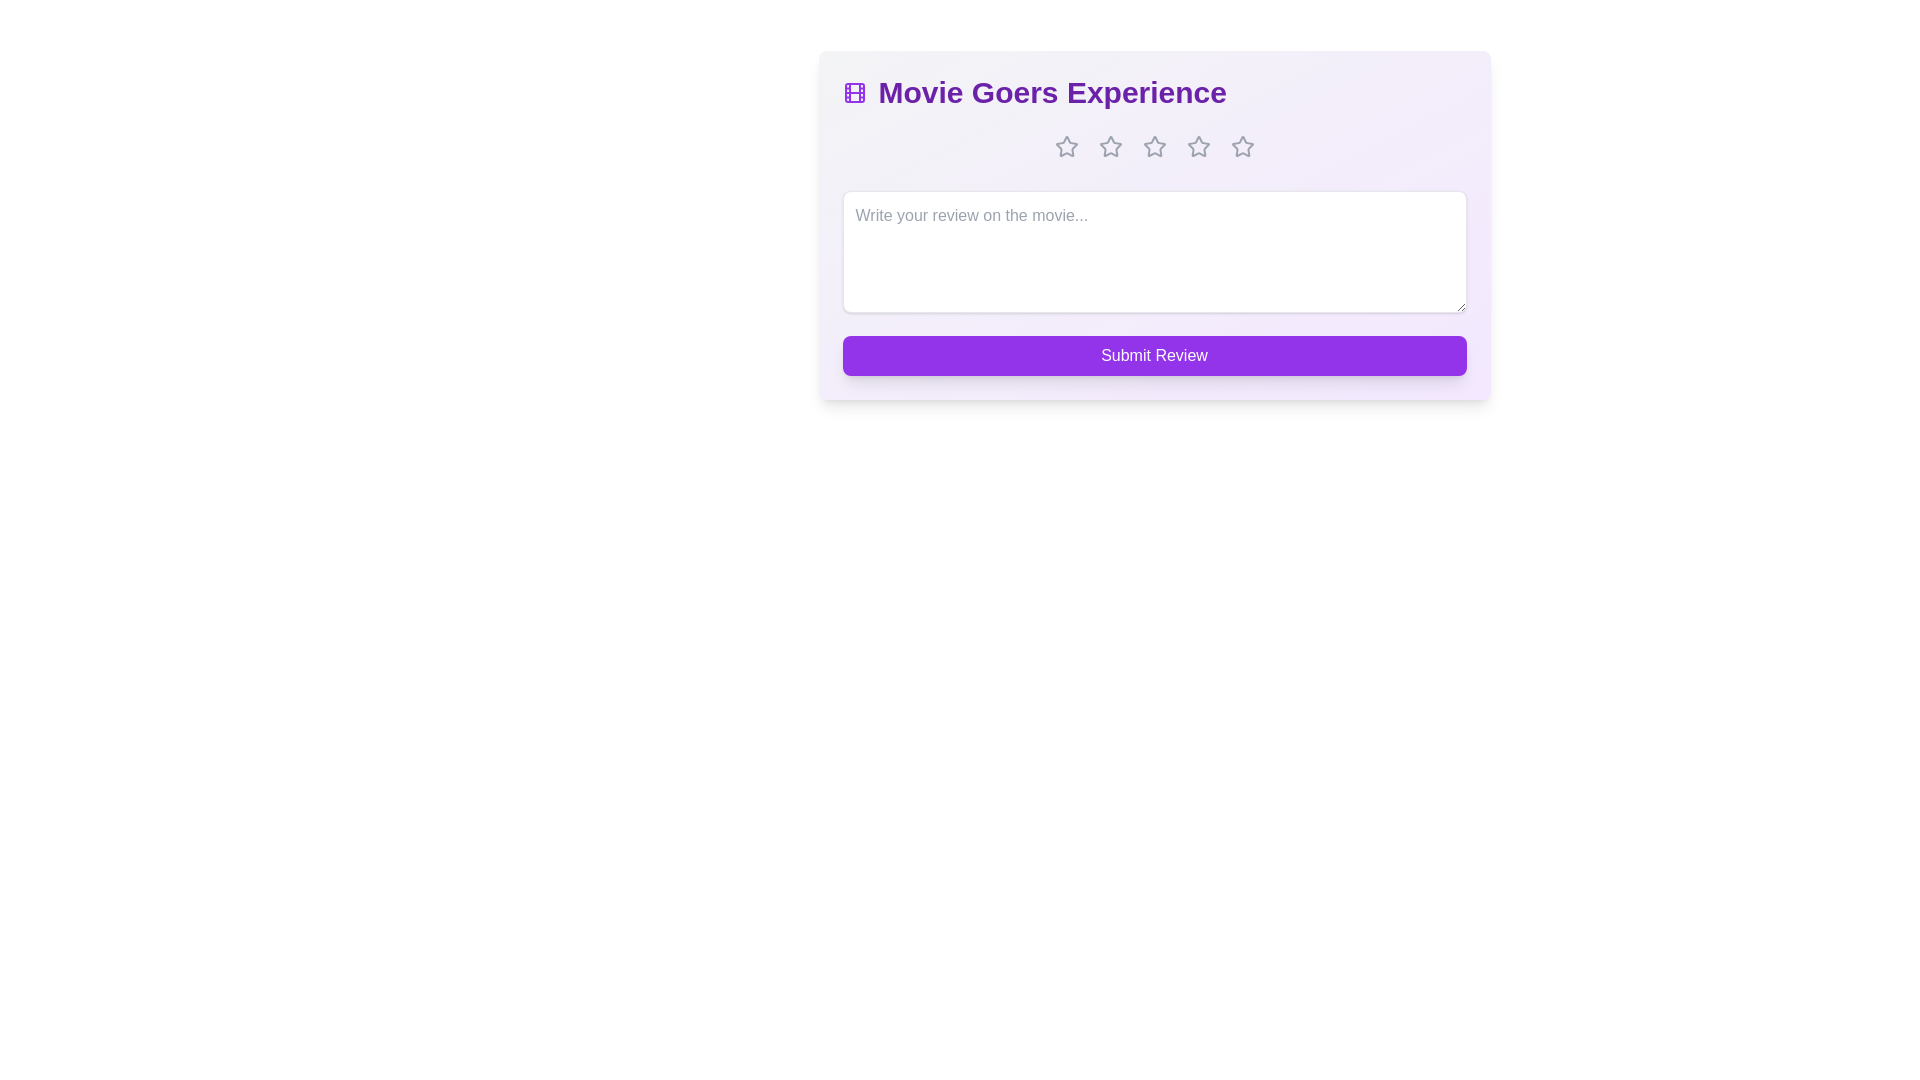 The height and width of the screenshot is (1080, 1920). What do you see at coordinates (1154, 145) in the screenshot?
I see `the star corresponding to 3 stars to set the rating` at bounding box center [1154, 145].